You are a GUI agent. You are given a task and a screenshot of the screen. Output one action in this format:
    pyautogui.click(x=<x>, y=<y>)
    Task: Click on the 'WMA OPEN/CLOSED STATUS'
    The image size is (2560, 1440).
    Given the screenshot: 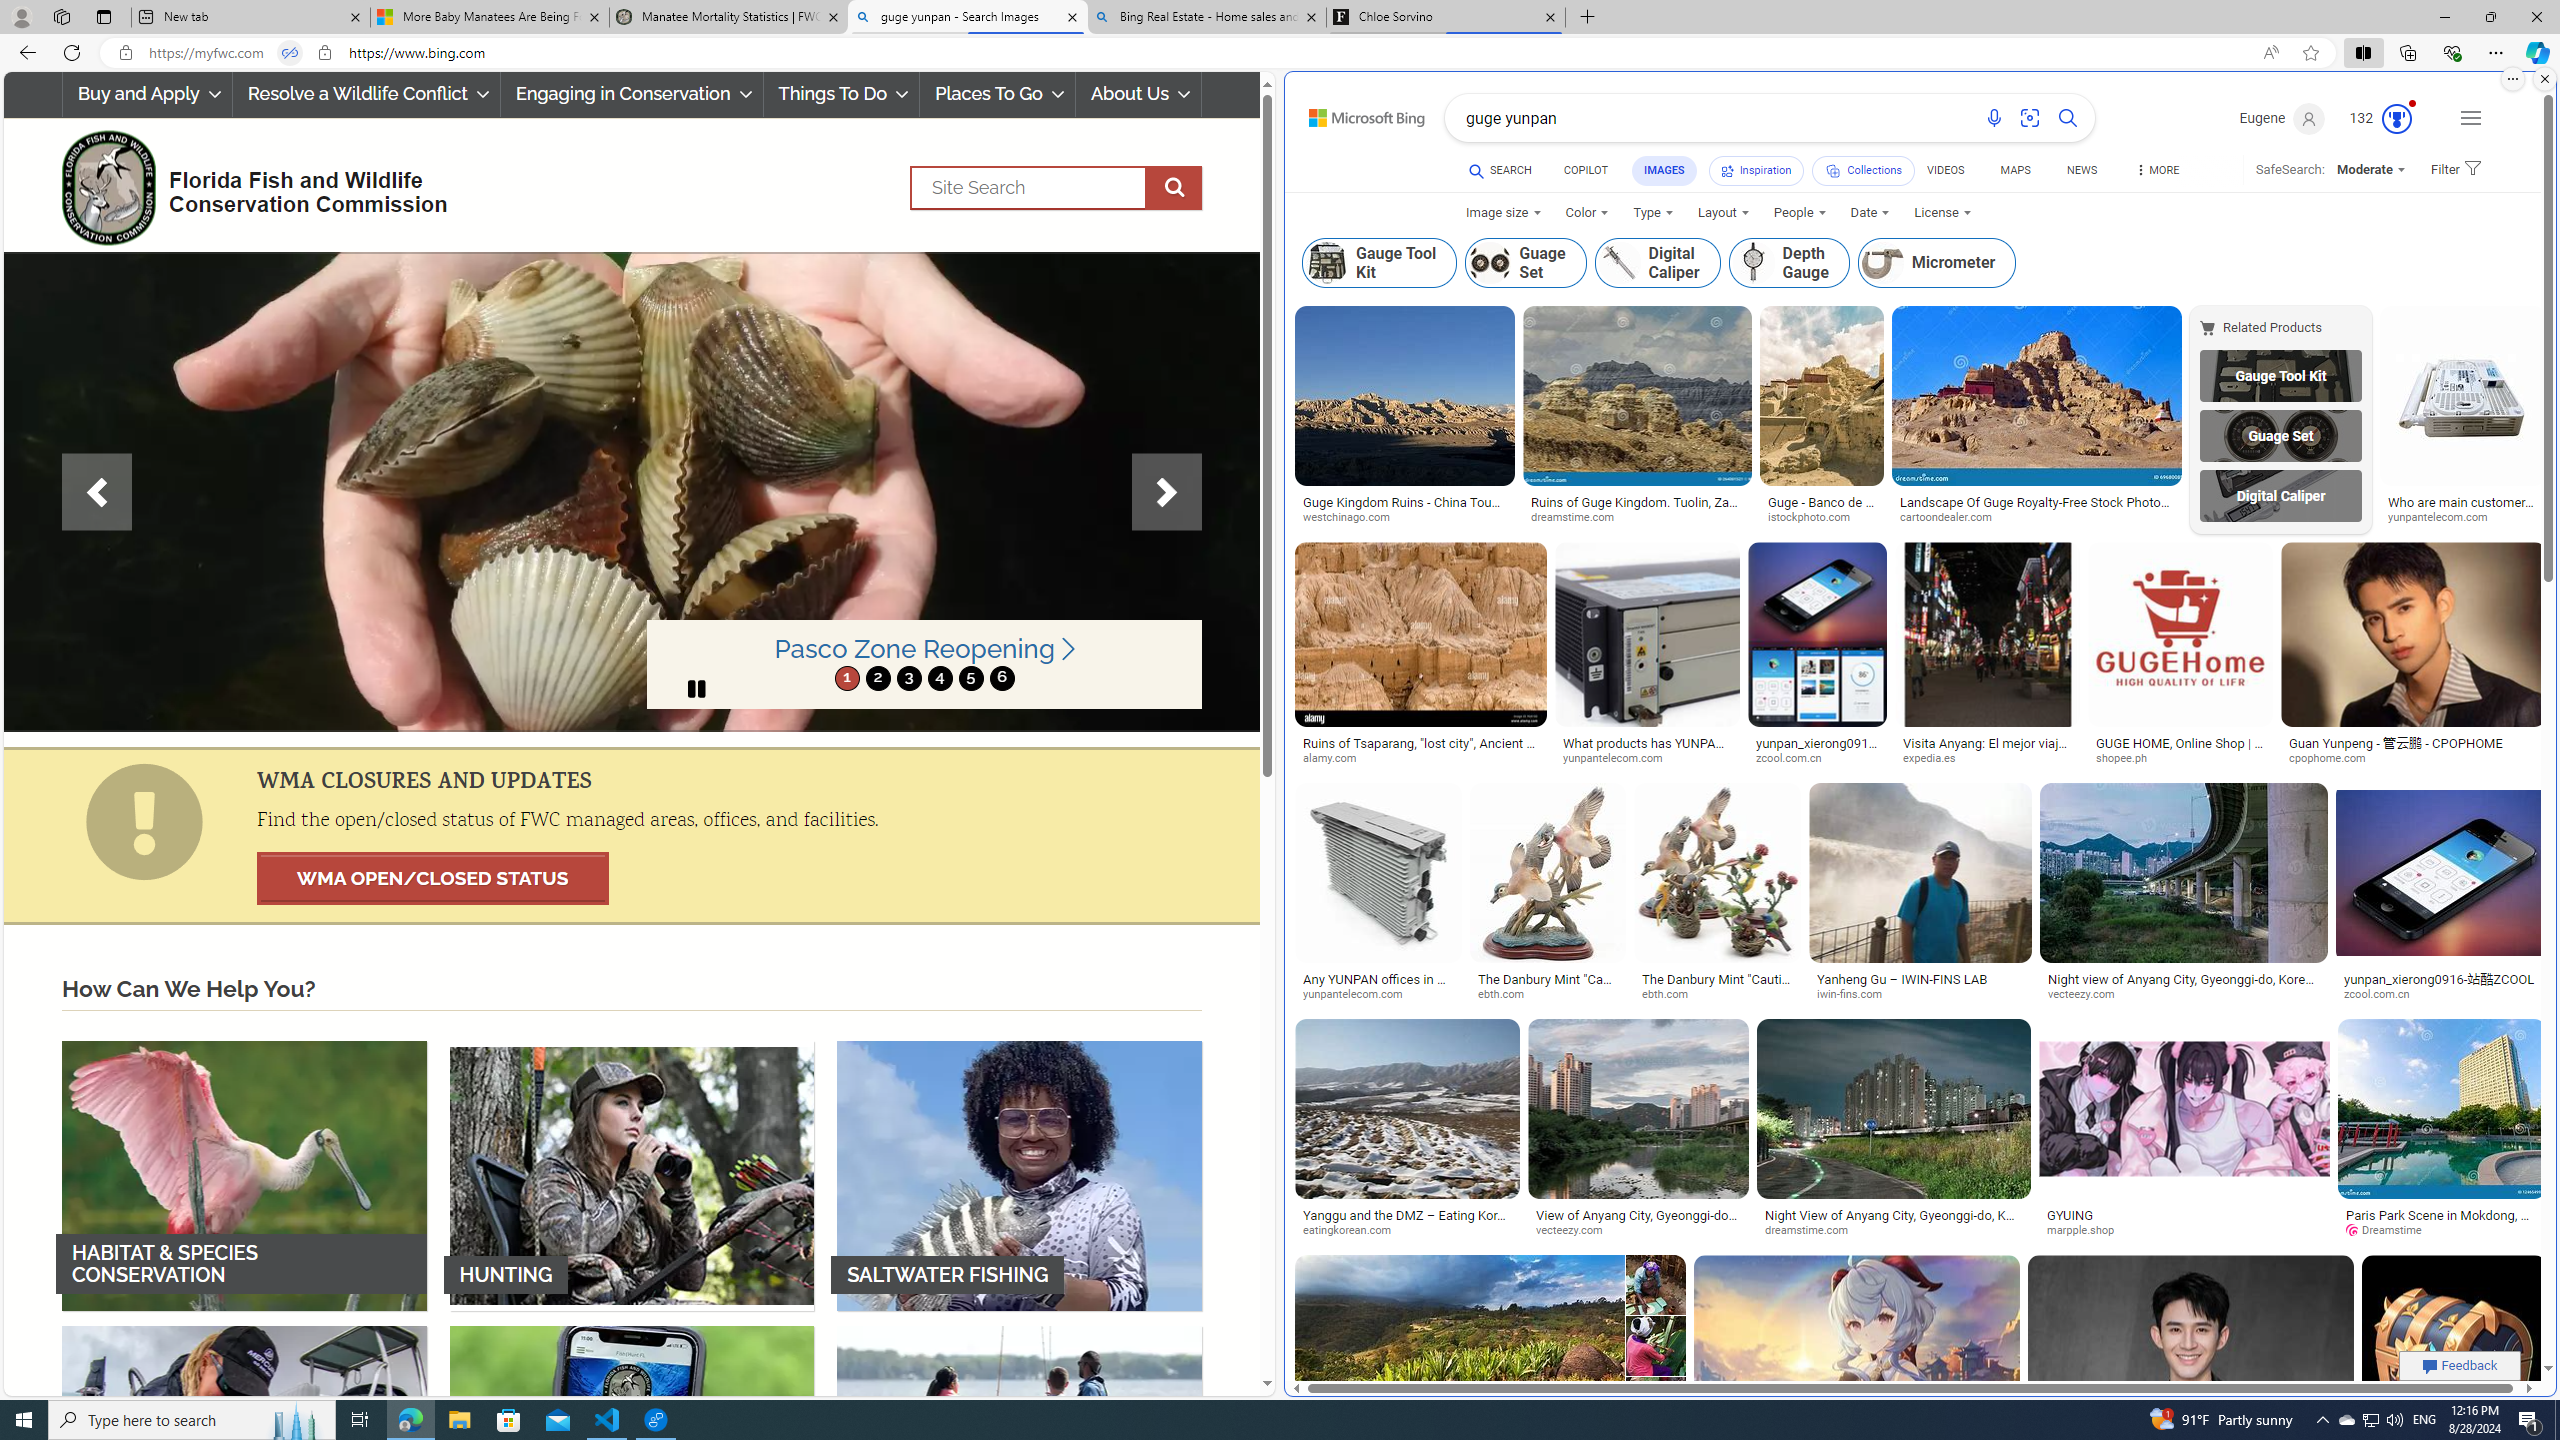 What is the action you would take?
    pyautogui.click(x=432, y=878)
    